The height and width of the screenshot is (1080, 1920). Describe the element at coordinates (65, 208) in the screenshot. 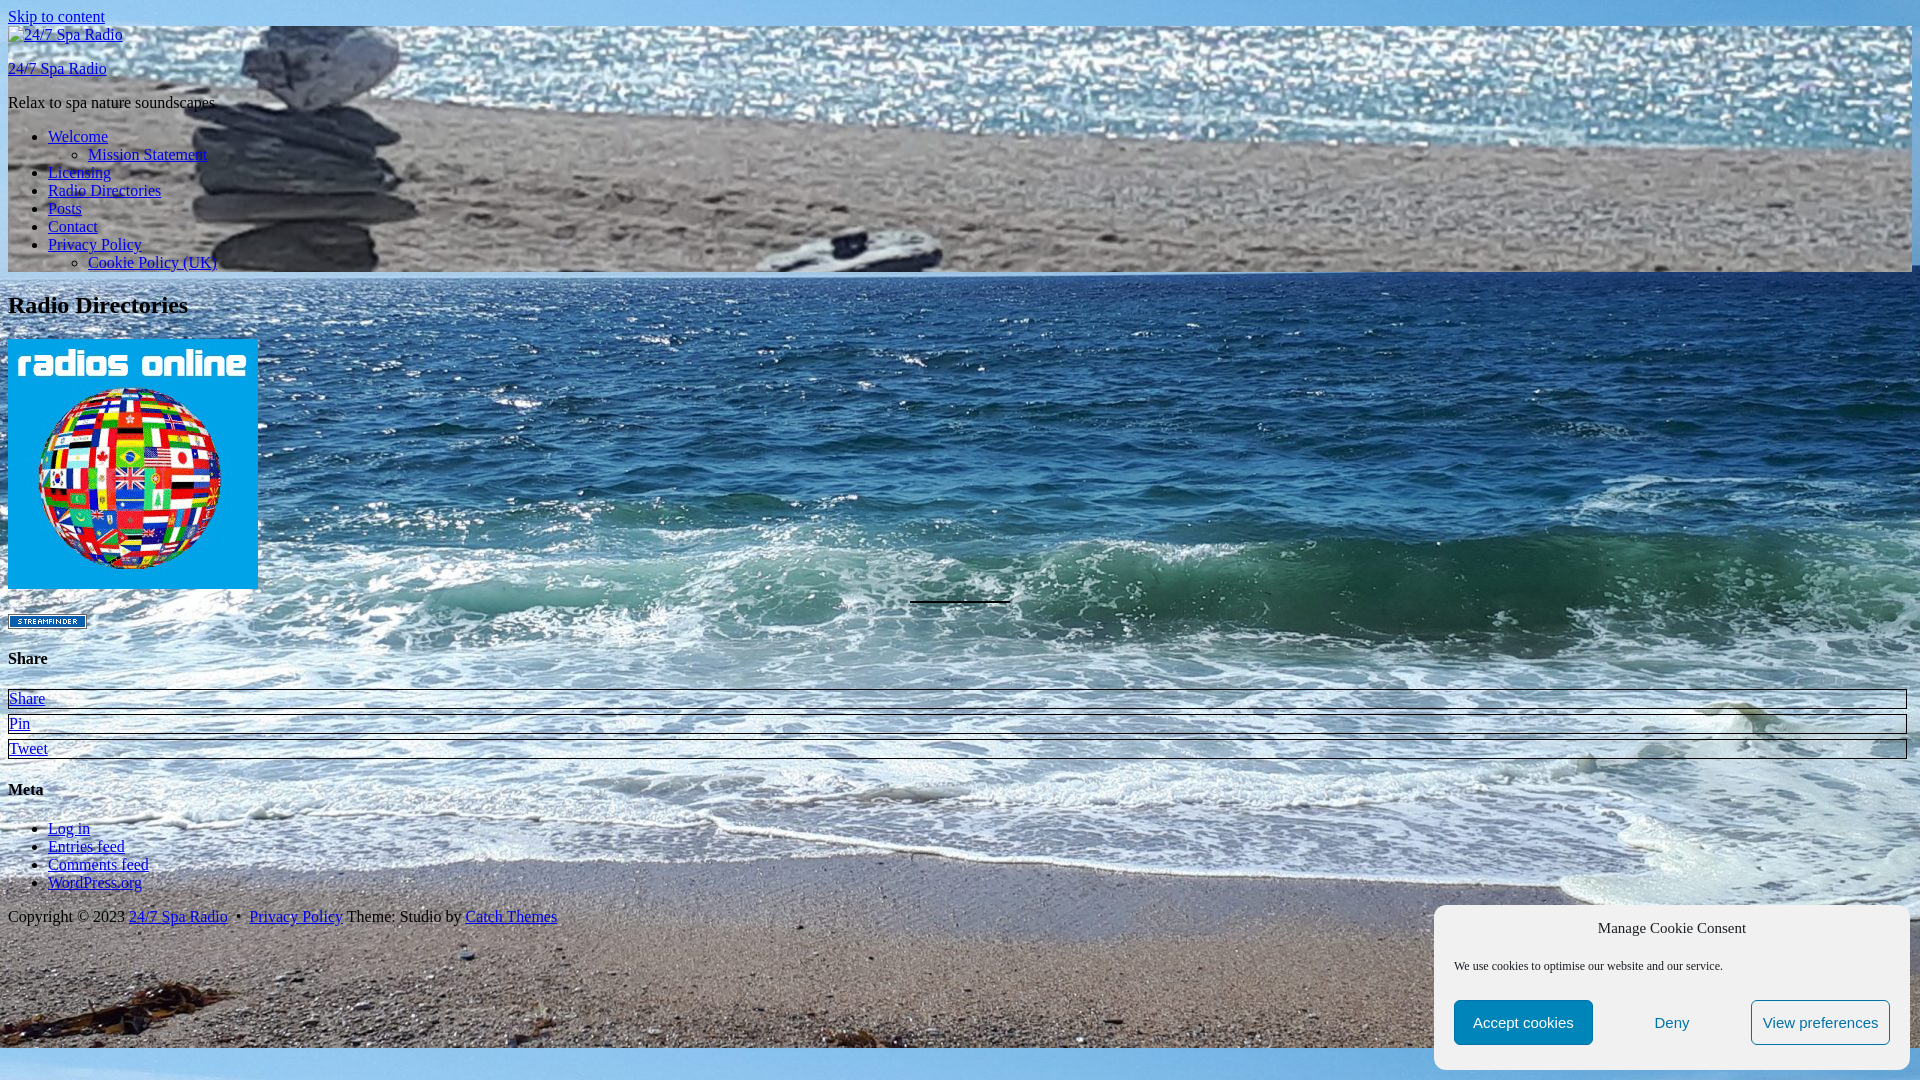

I see `'Posts'` at that location.